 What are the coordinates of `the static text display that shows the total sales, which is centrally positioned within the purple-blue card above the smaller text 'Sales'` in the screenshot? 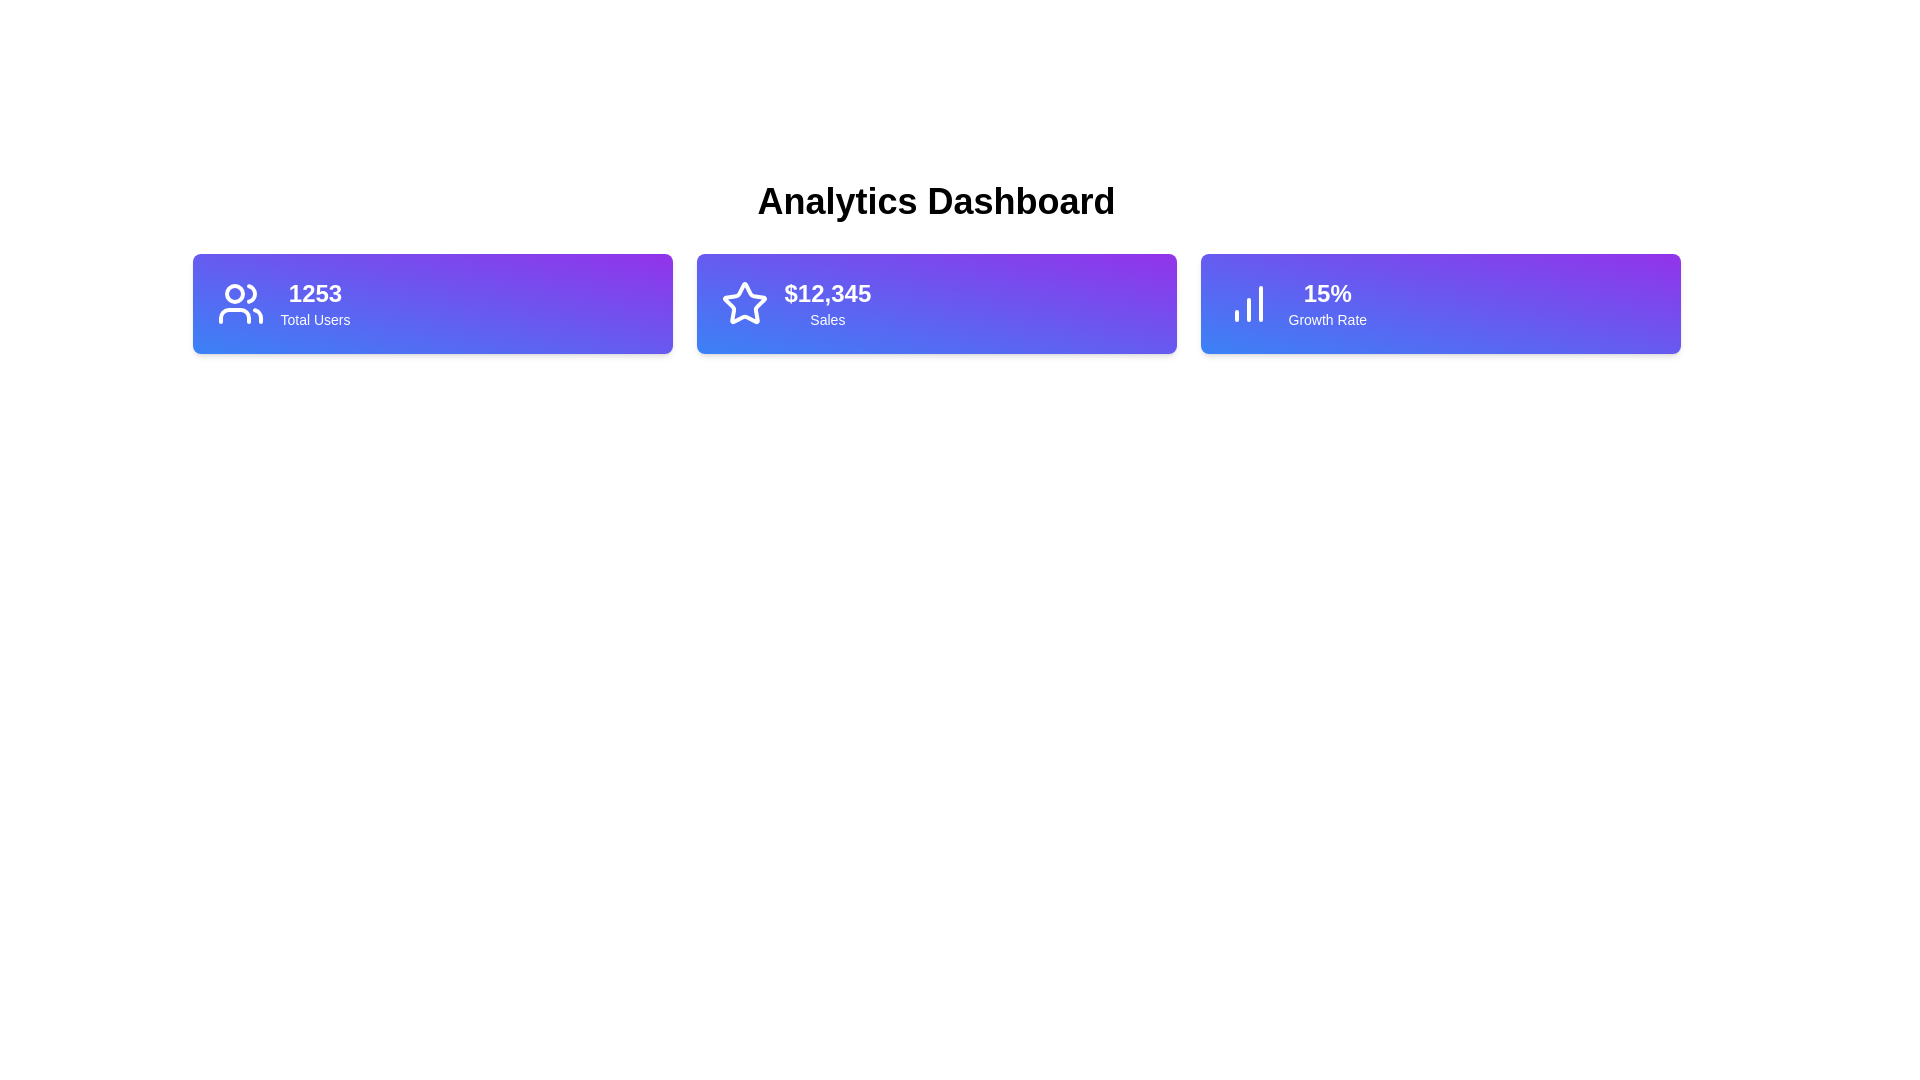 It's located at (827, 293).